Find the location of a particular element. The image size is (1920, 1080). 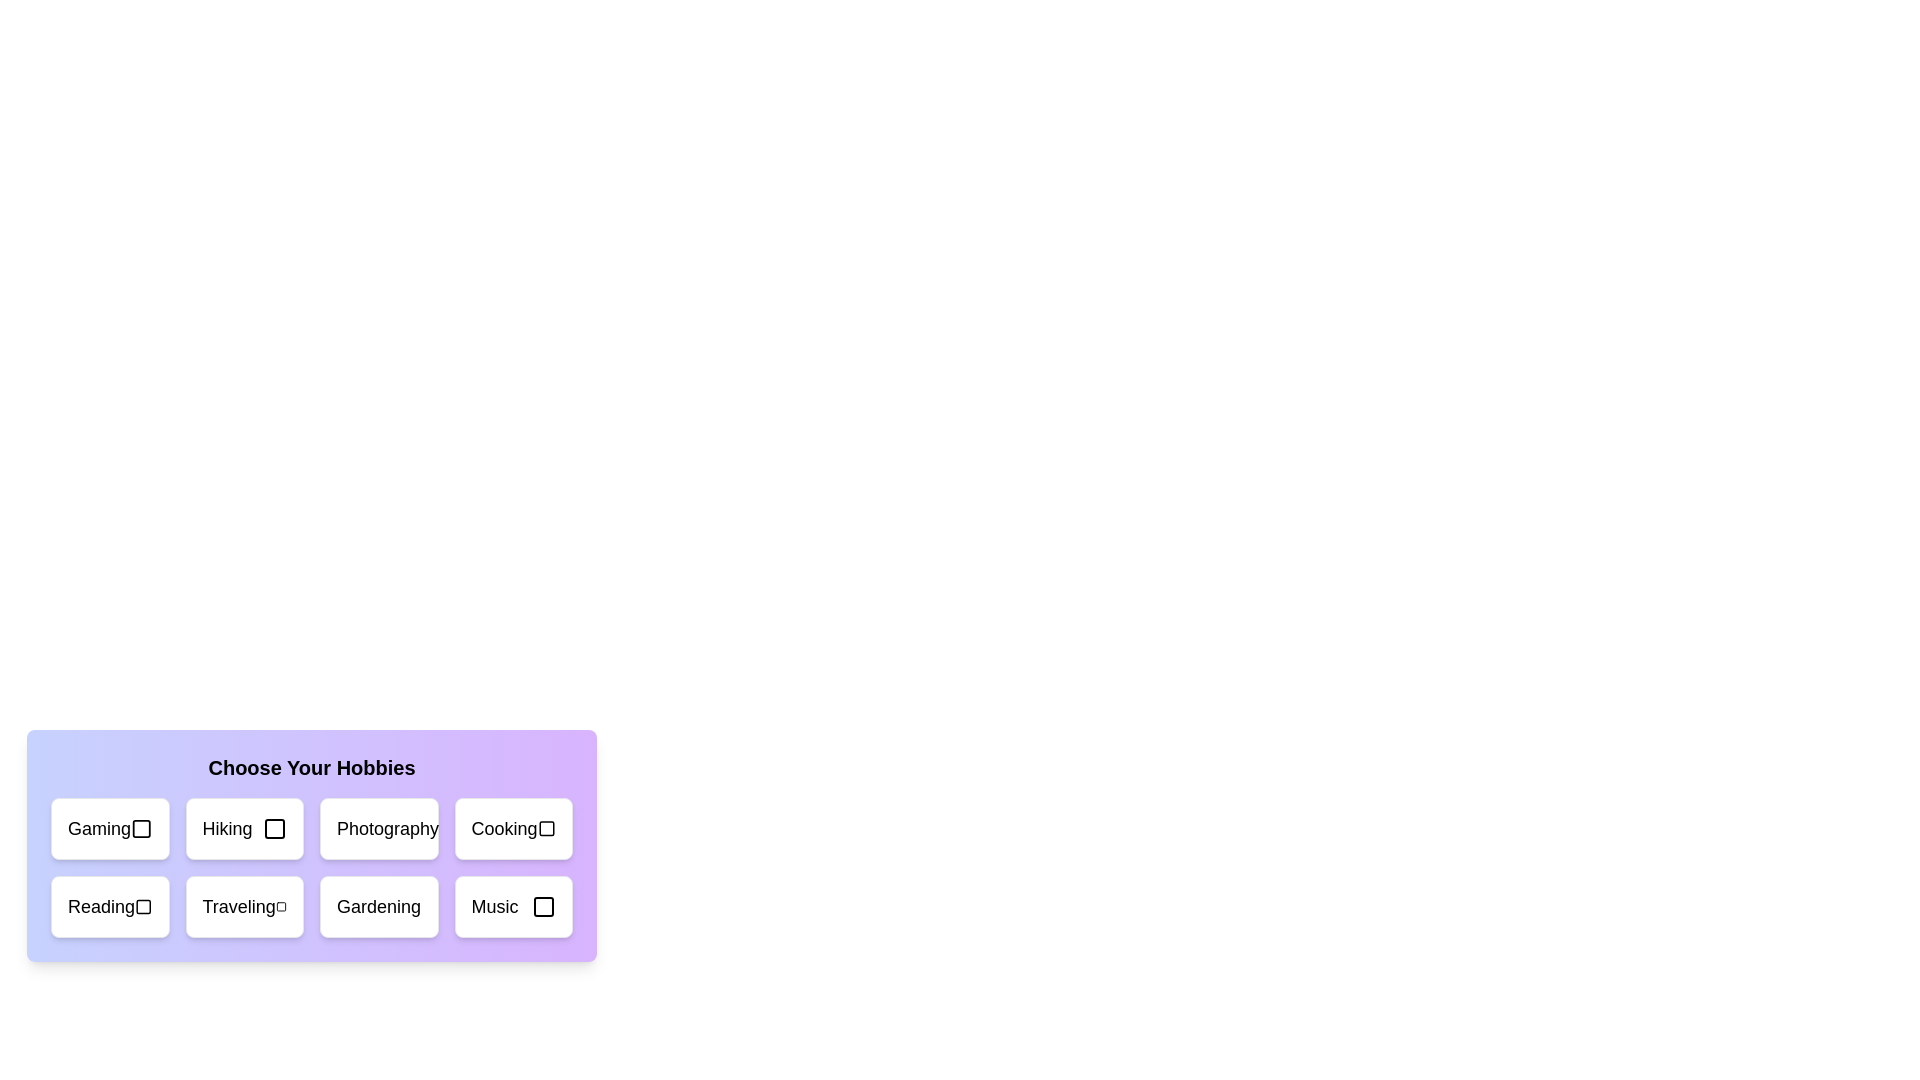

the hobby card labeled 'Photography' is located at coordinates (379, 829).